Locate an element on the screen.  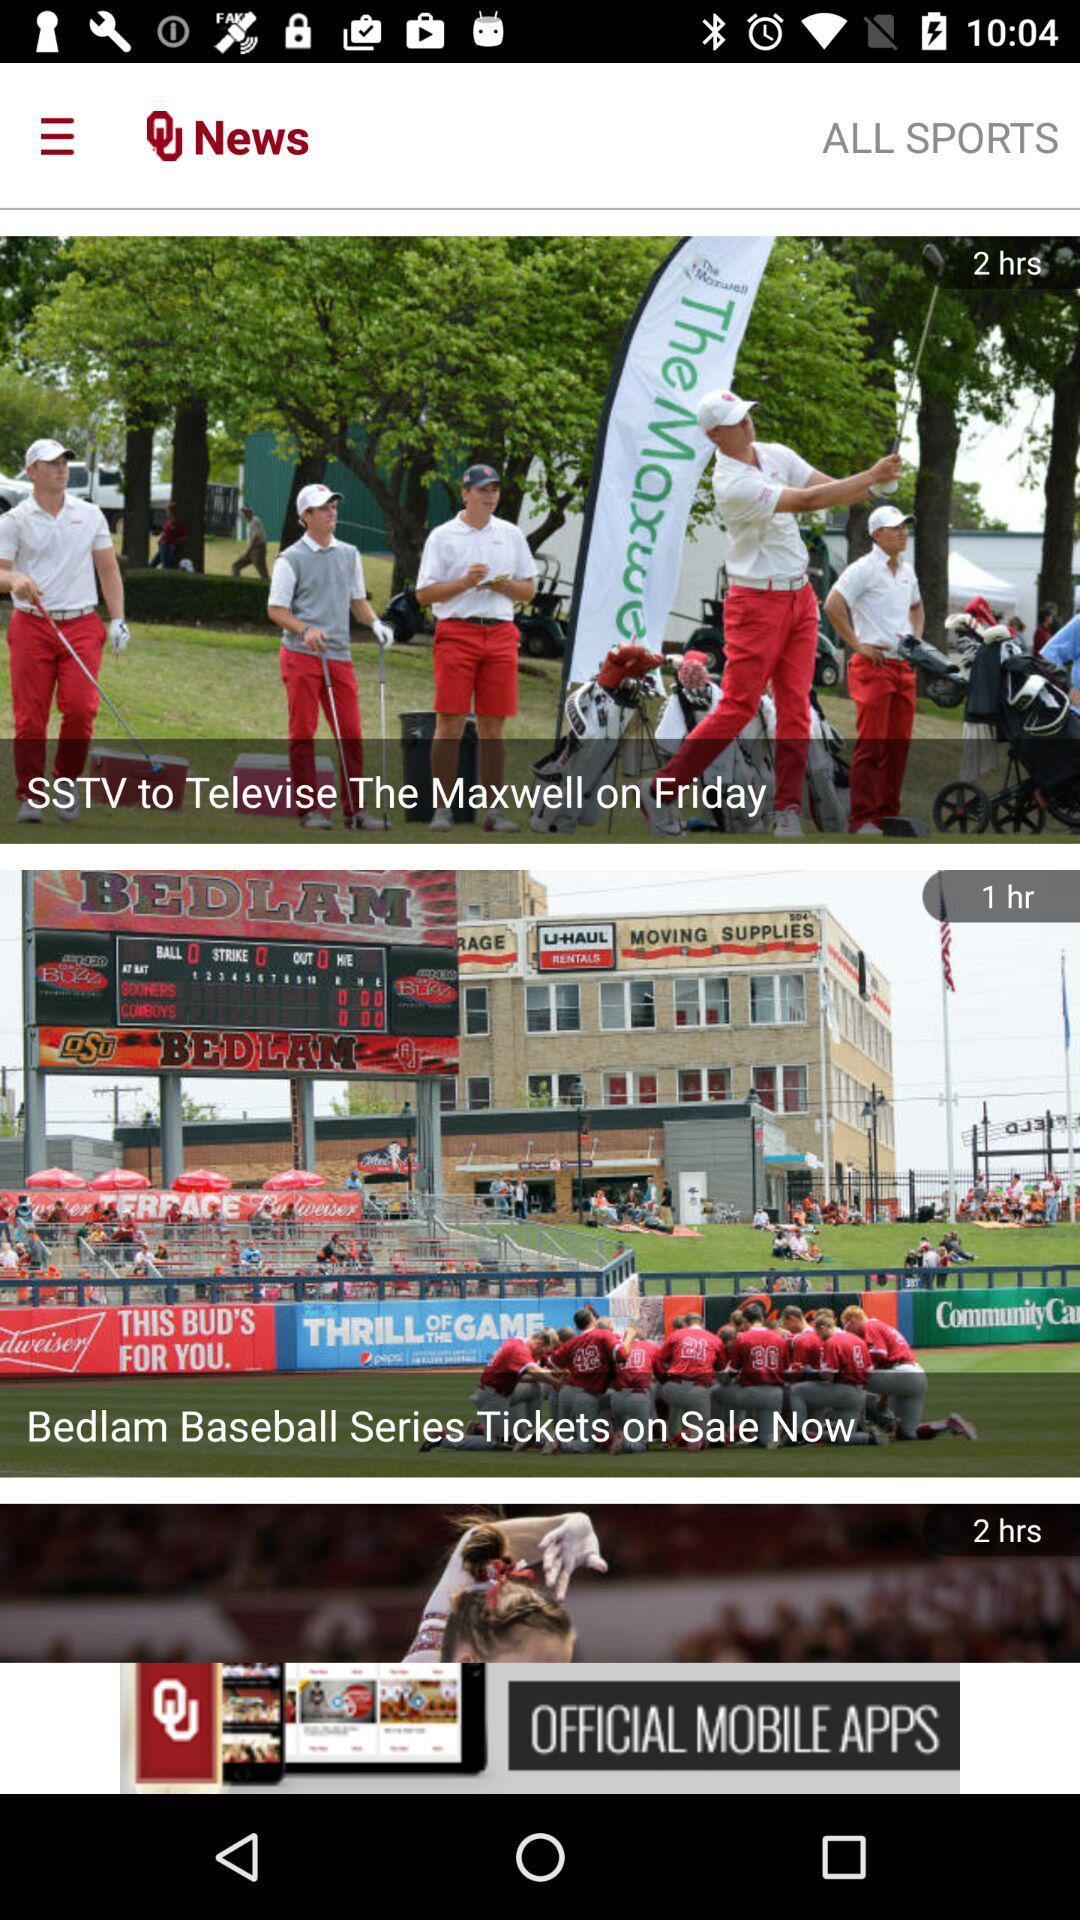
advertisement is located at coordinates (540, 1727).